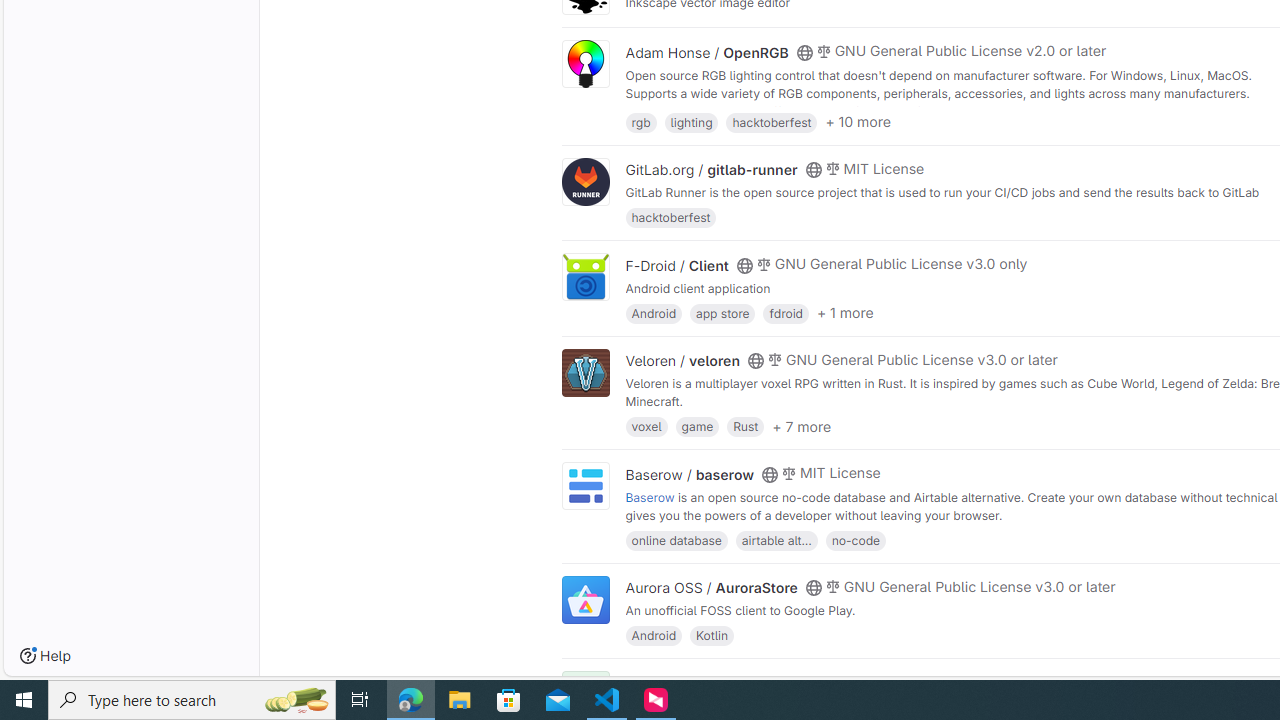  Describe the element at coordinates (697, 425) in the screenshot. I see `'game'` at that location.